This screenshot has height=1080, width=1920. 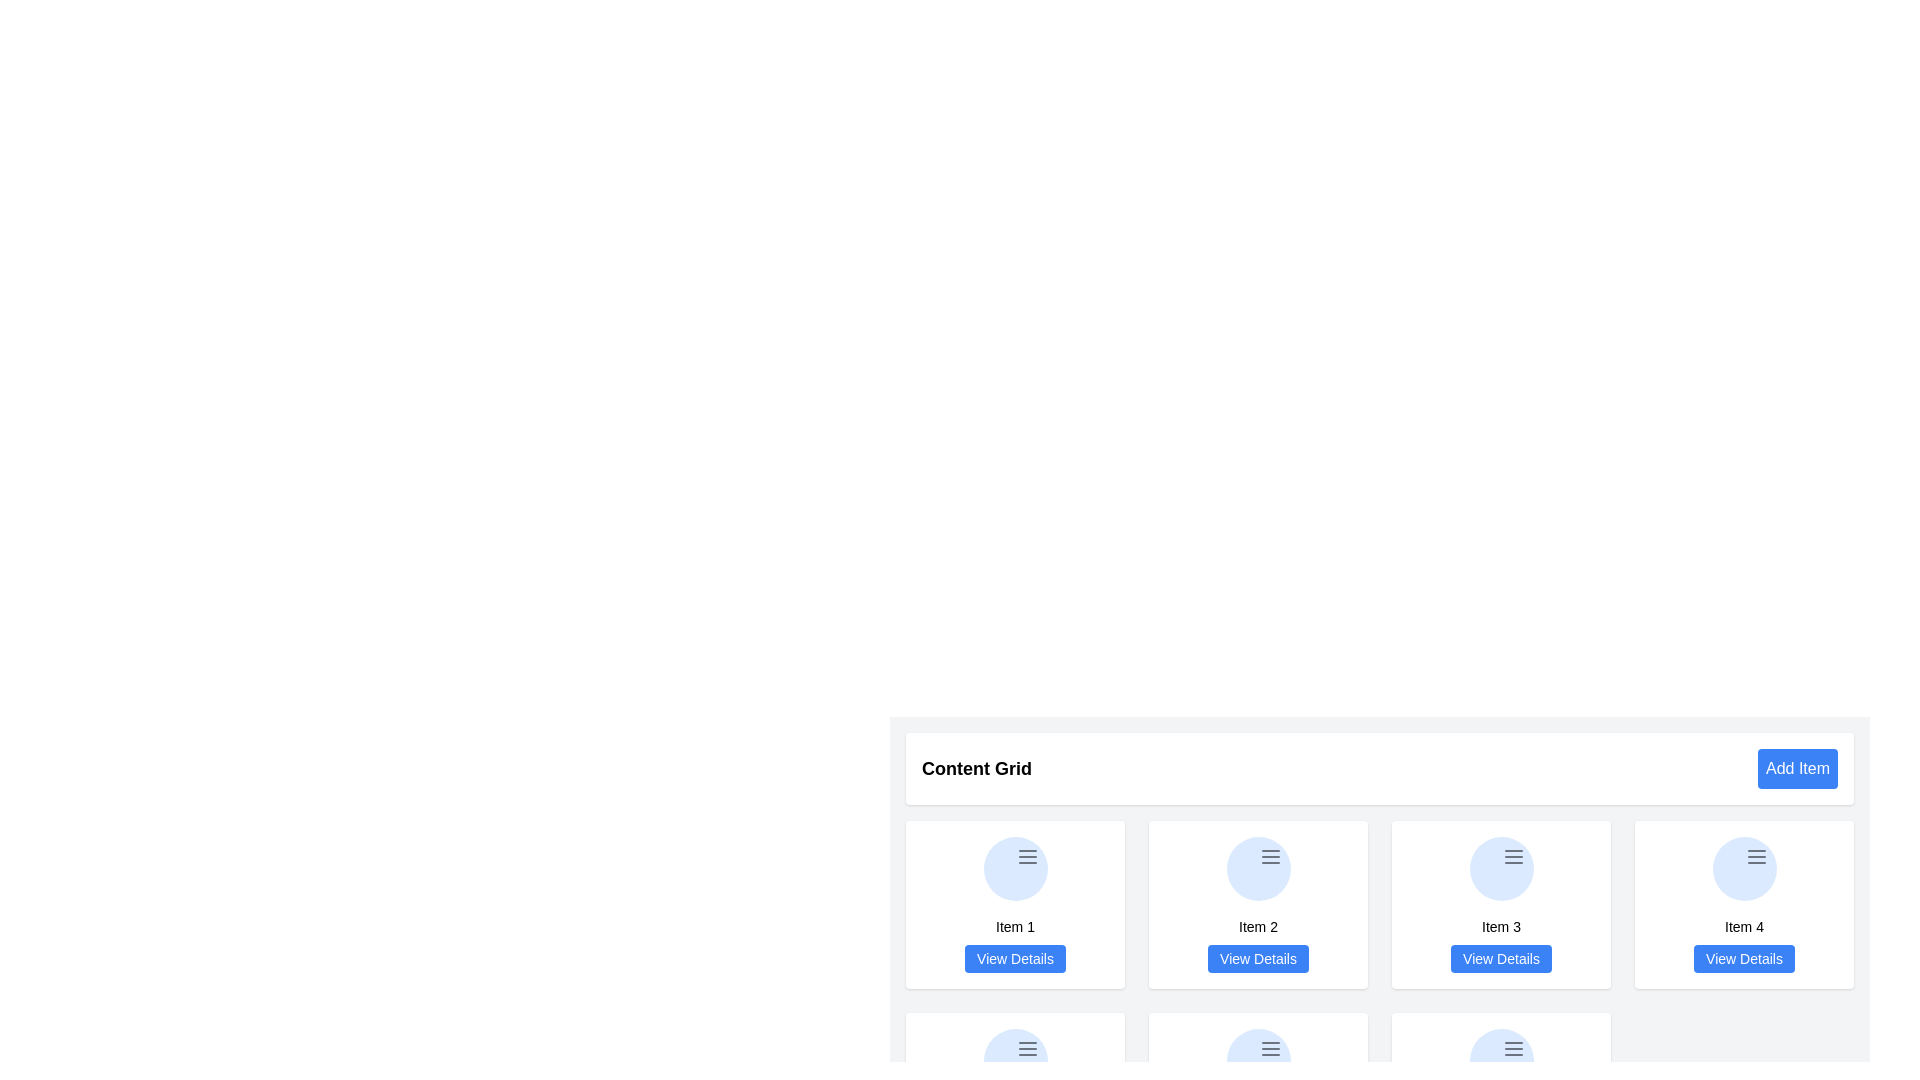 I want to click on the 'hamburger' menu icon, which consists of three horizontal lines stacked evenly and is located within a circular light blue background as part of 'Item 3', so click(x=1027, y=1048).